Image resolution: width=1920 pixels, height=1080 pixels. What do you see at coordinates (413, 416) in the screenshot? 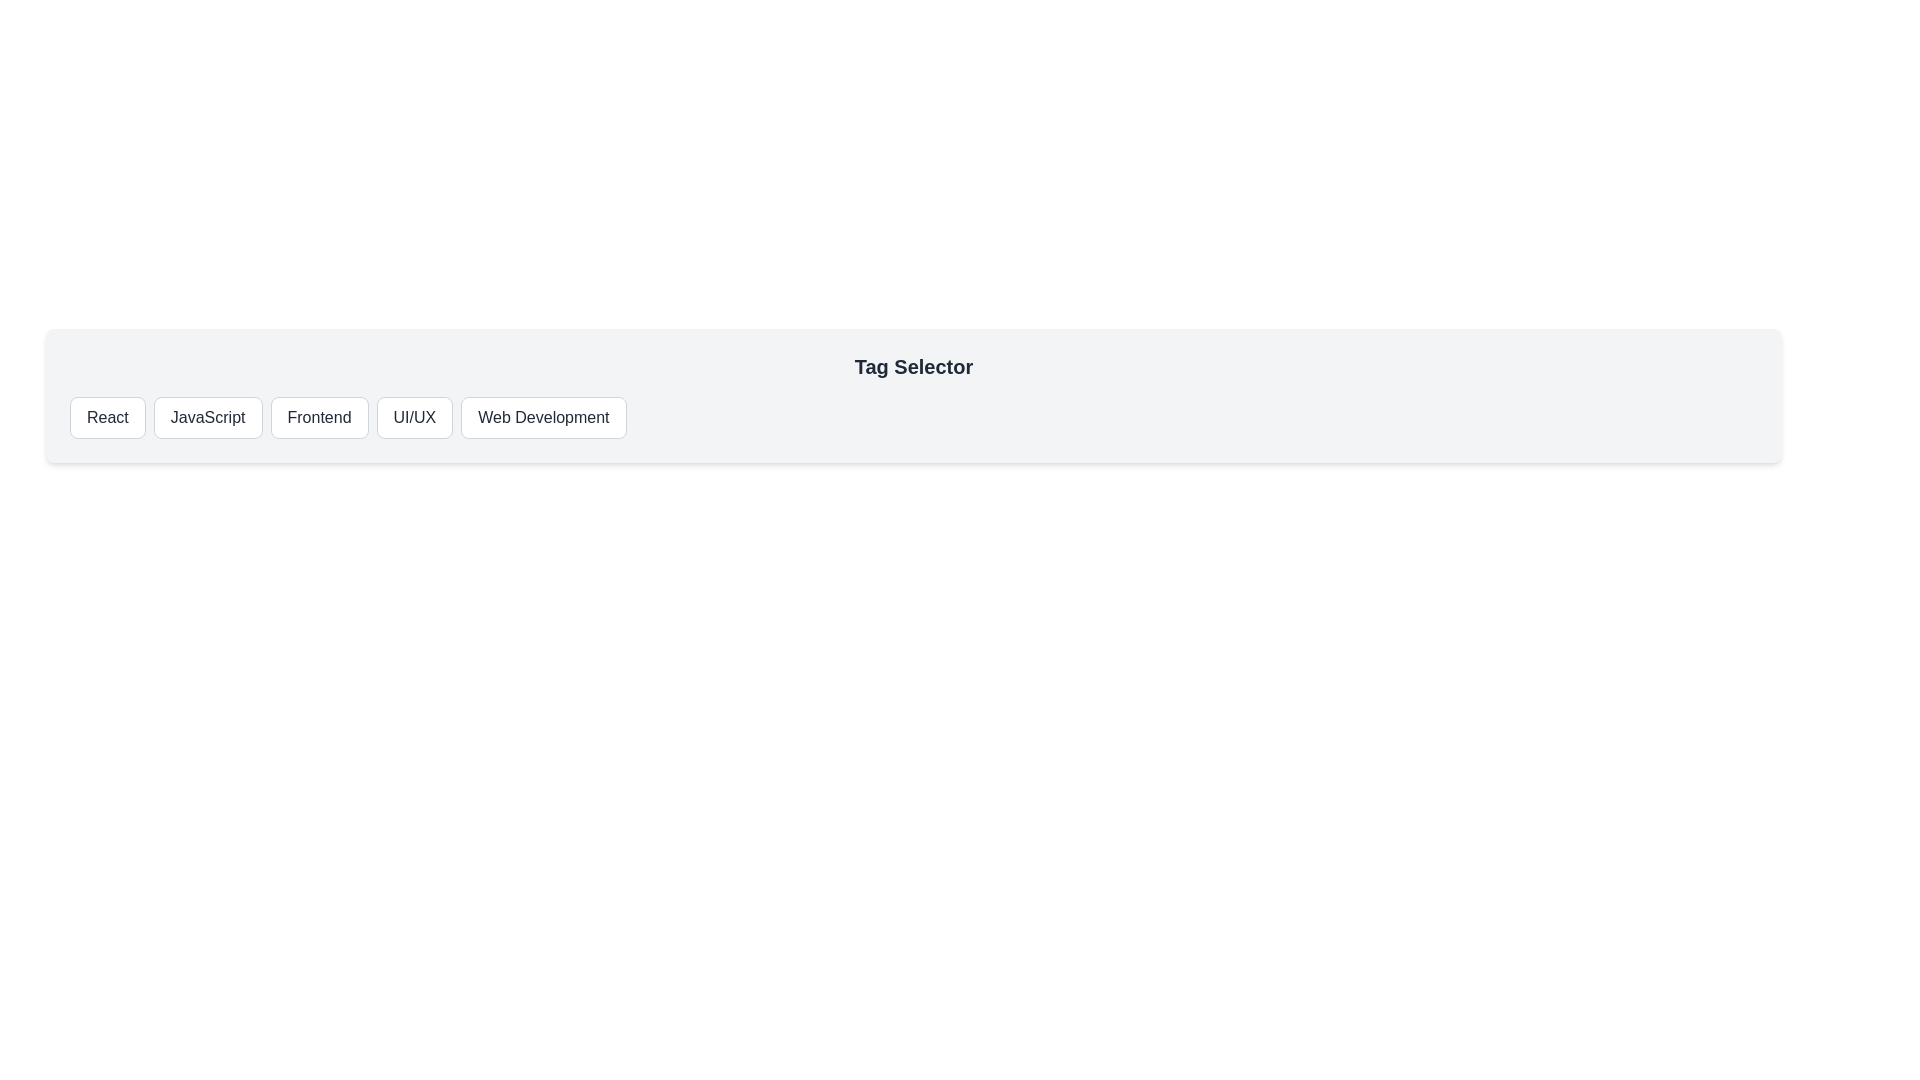
I see `the tag button labeled UI/UX to select it and view the selected tag displayed below` at bounding box center [413, 416].